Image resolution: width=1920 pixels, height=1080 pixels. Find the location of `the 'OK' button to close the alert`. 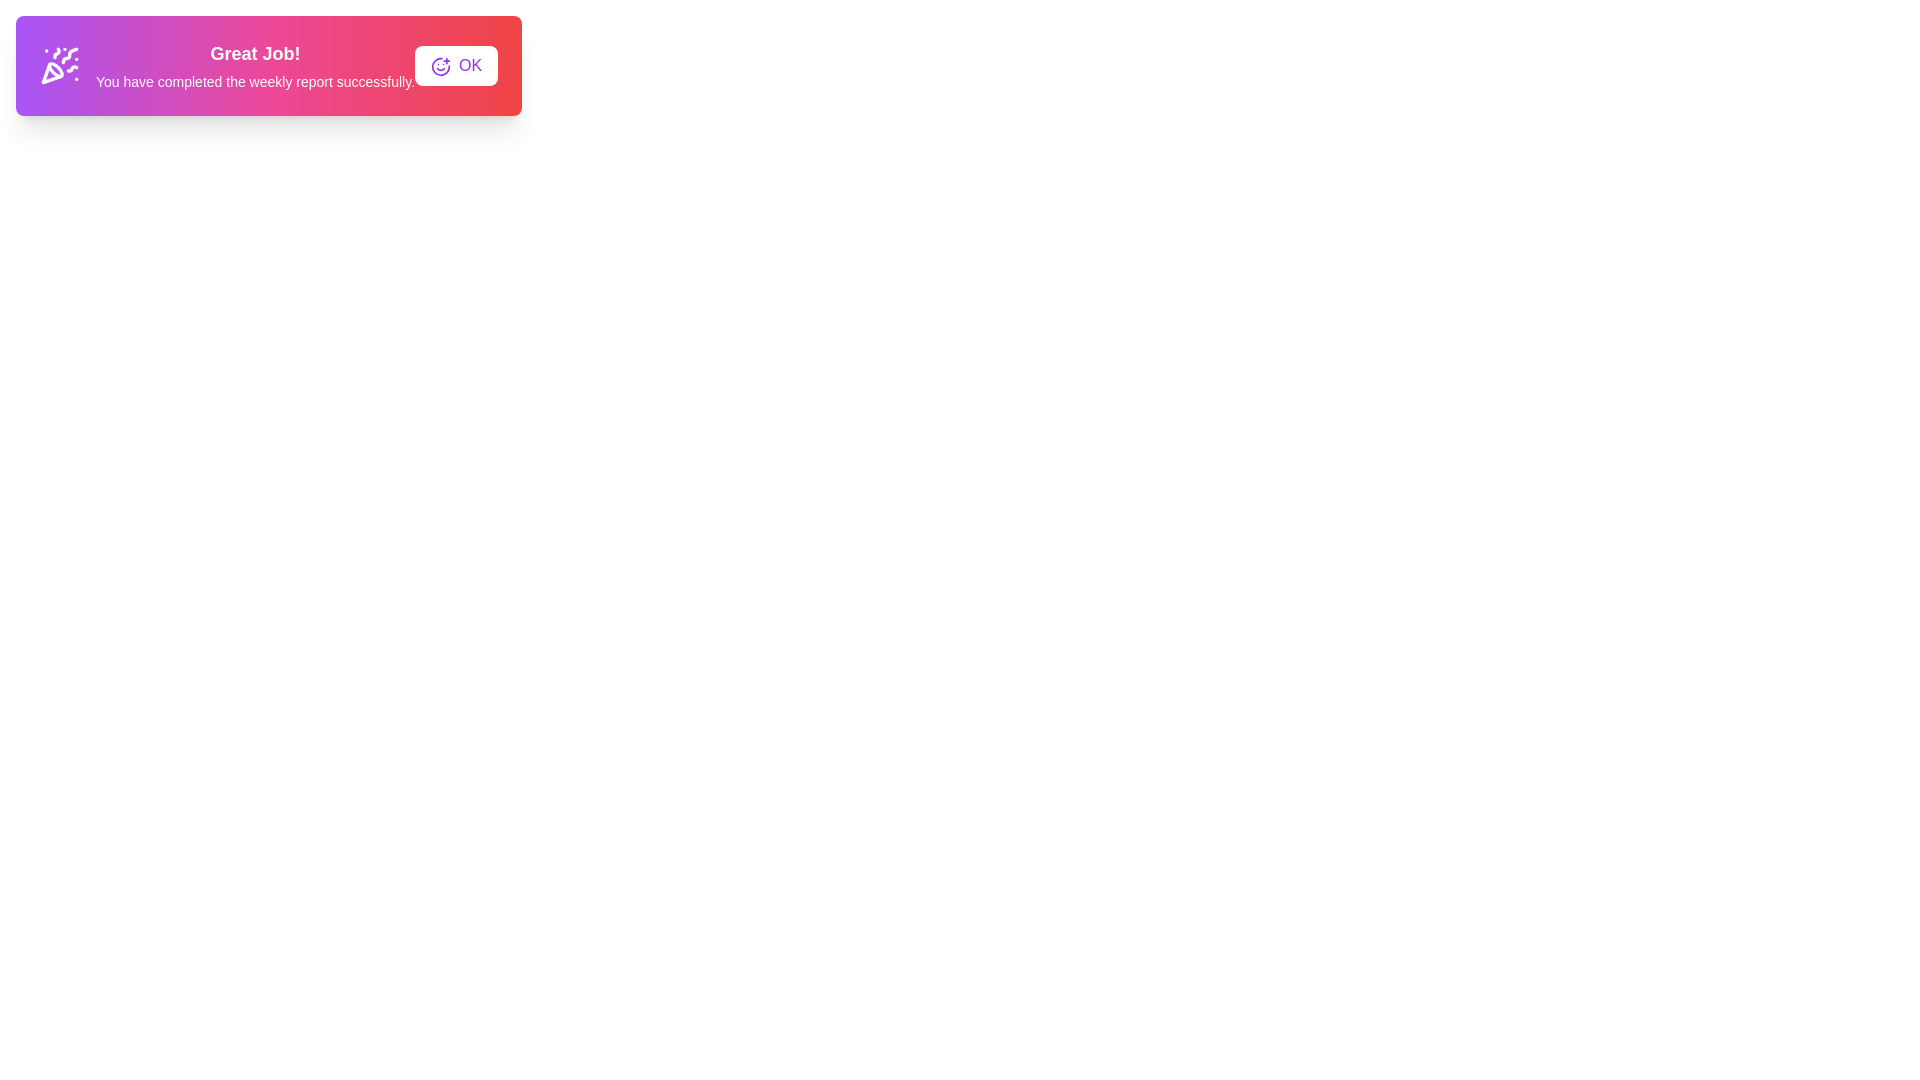

the 'OK' button to close the alert is located at coordinates (455, 64).